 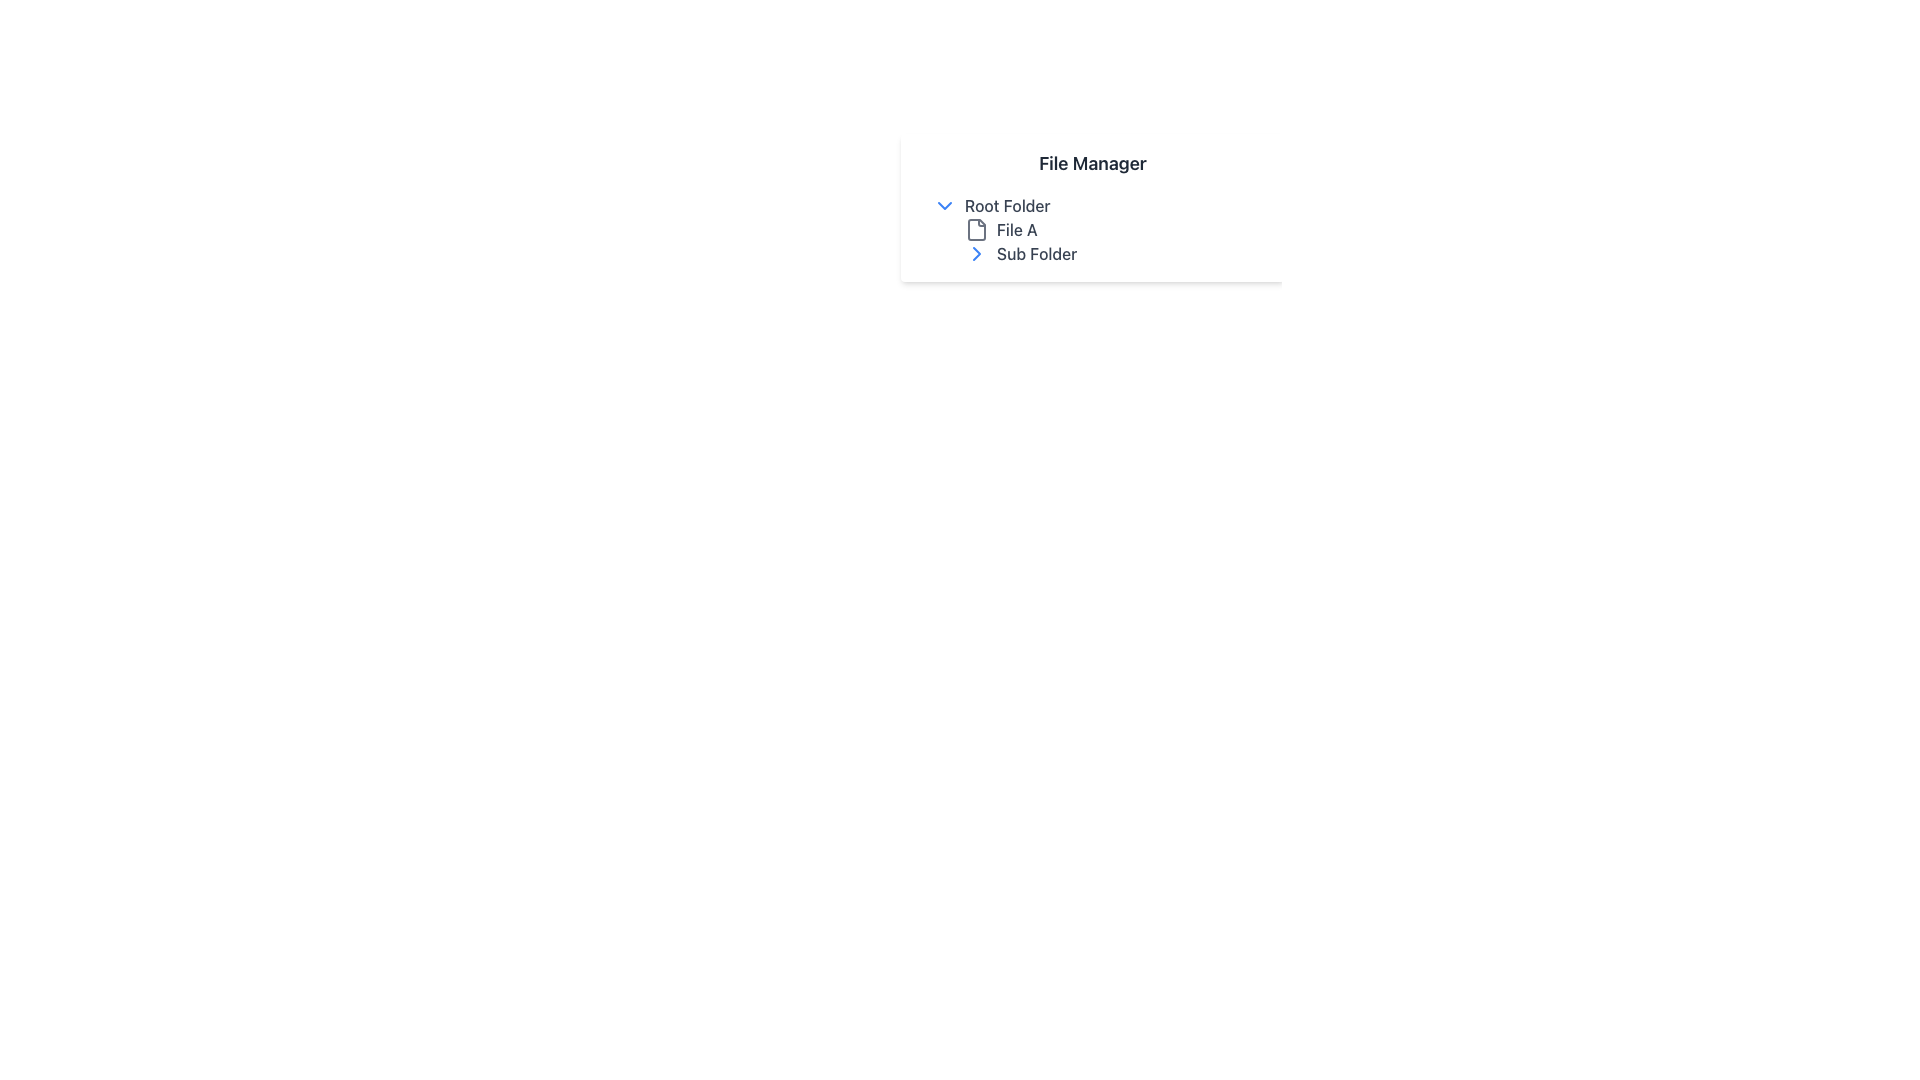 What do you see at coordinates (944, 205) in the screenshot?
I see `the downward-facing chevron icon in light blue color next to the 'Root Folder' text` at bounding box center [944, 205].